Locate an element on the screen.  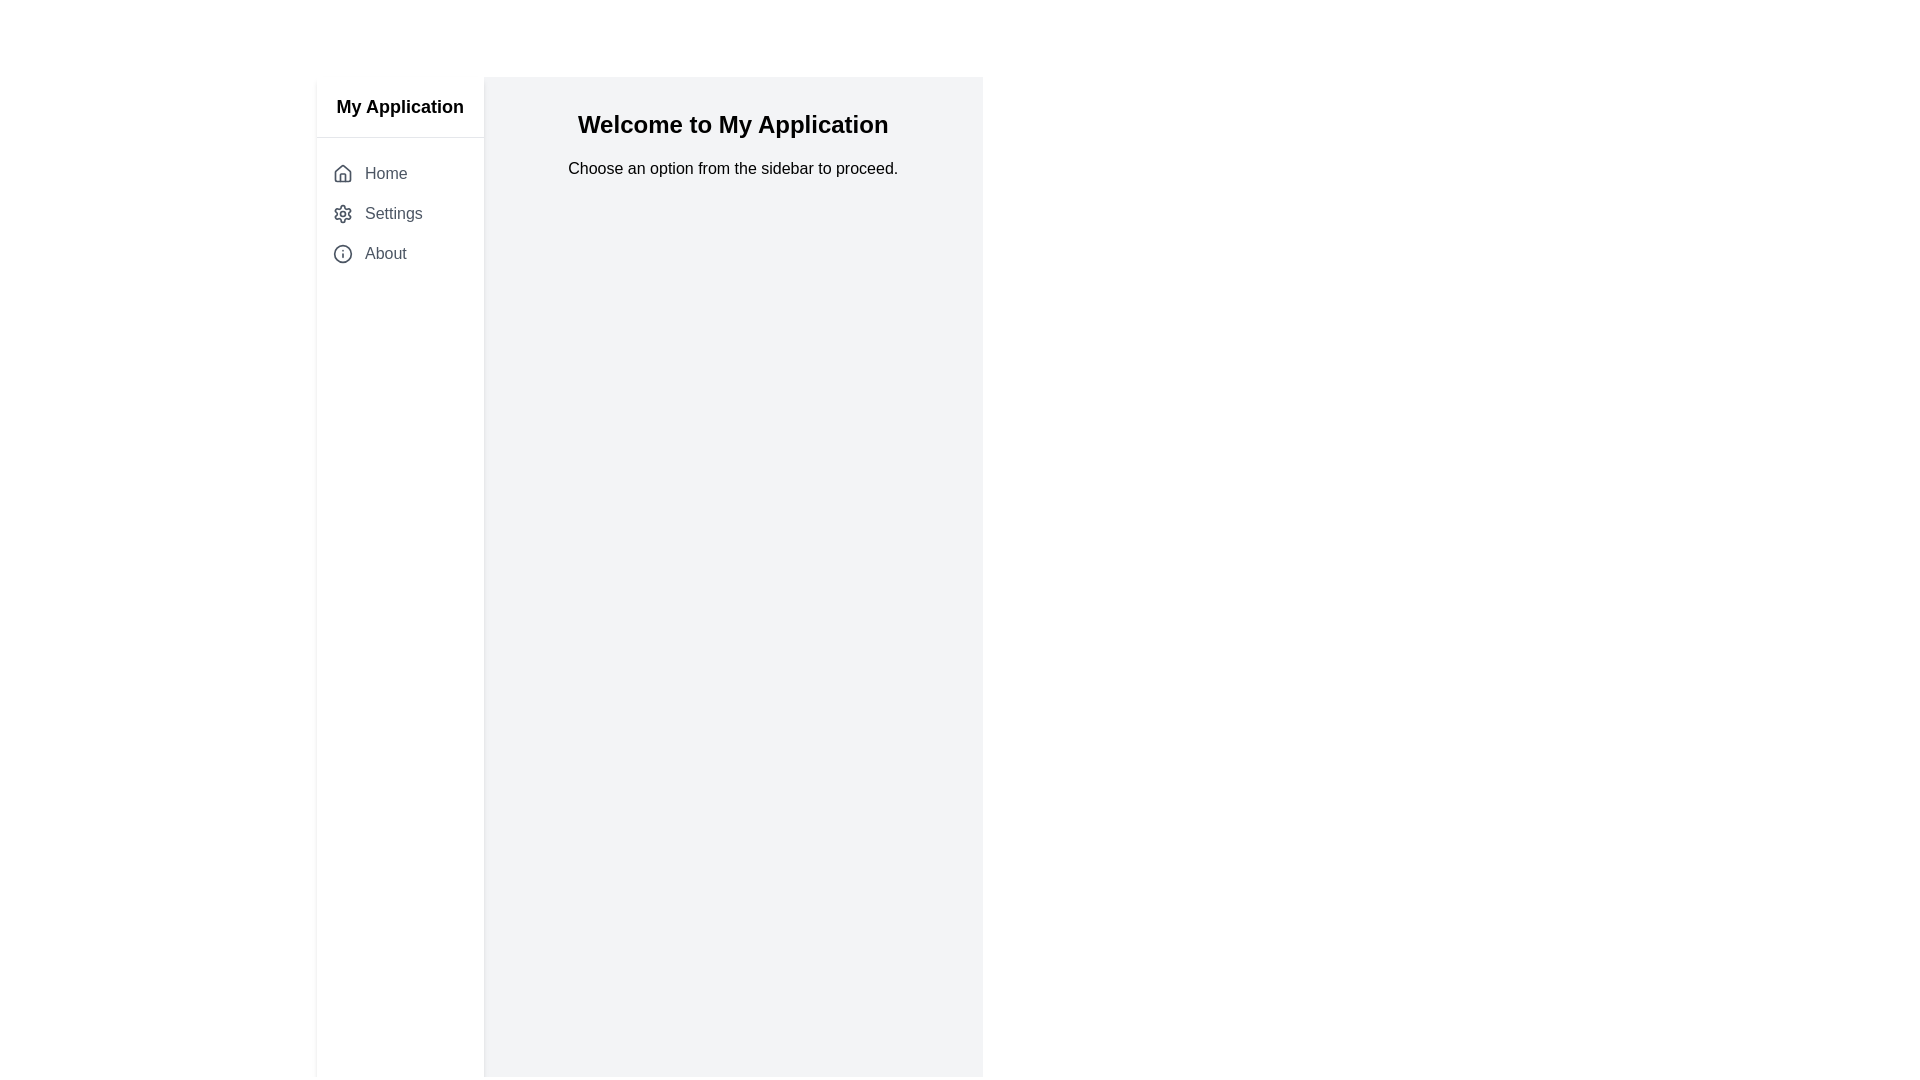
the 'Settings' menu icon located in the vertical navigation menu on the left side, positioned below the 'Home' icon and above the 'About' icon is located at coordinates (342, 213).